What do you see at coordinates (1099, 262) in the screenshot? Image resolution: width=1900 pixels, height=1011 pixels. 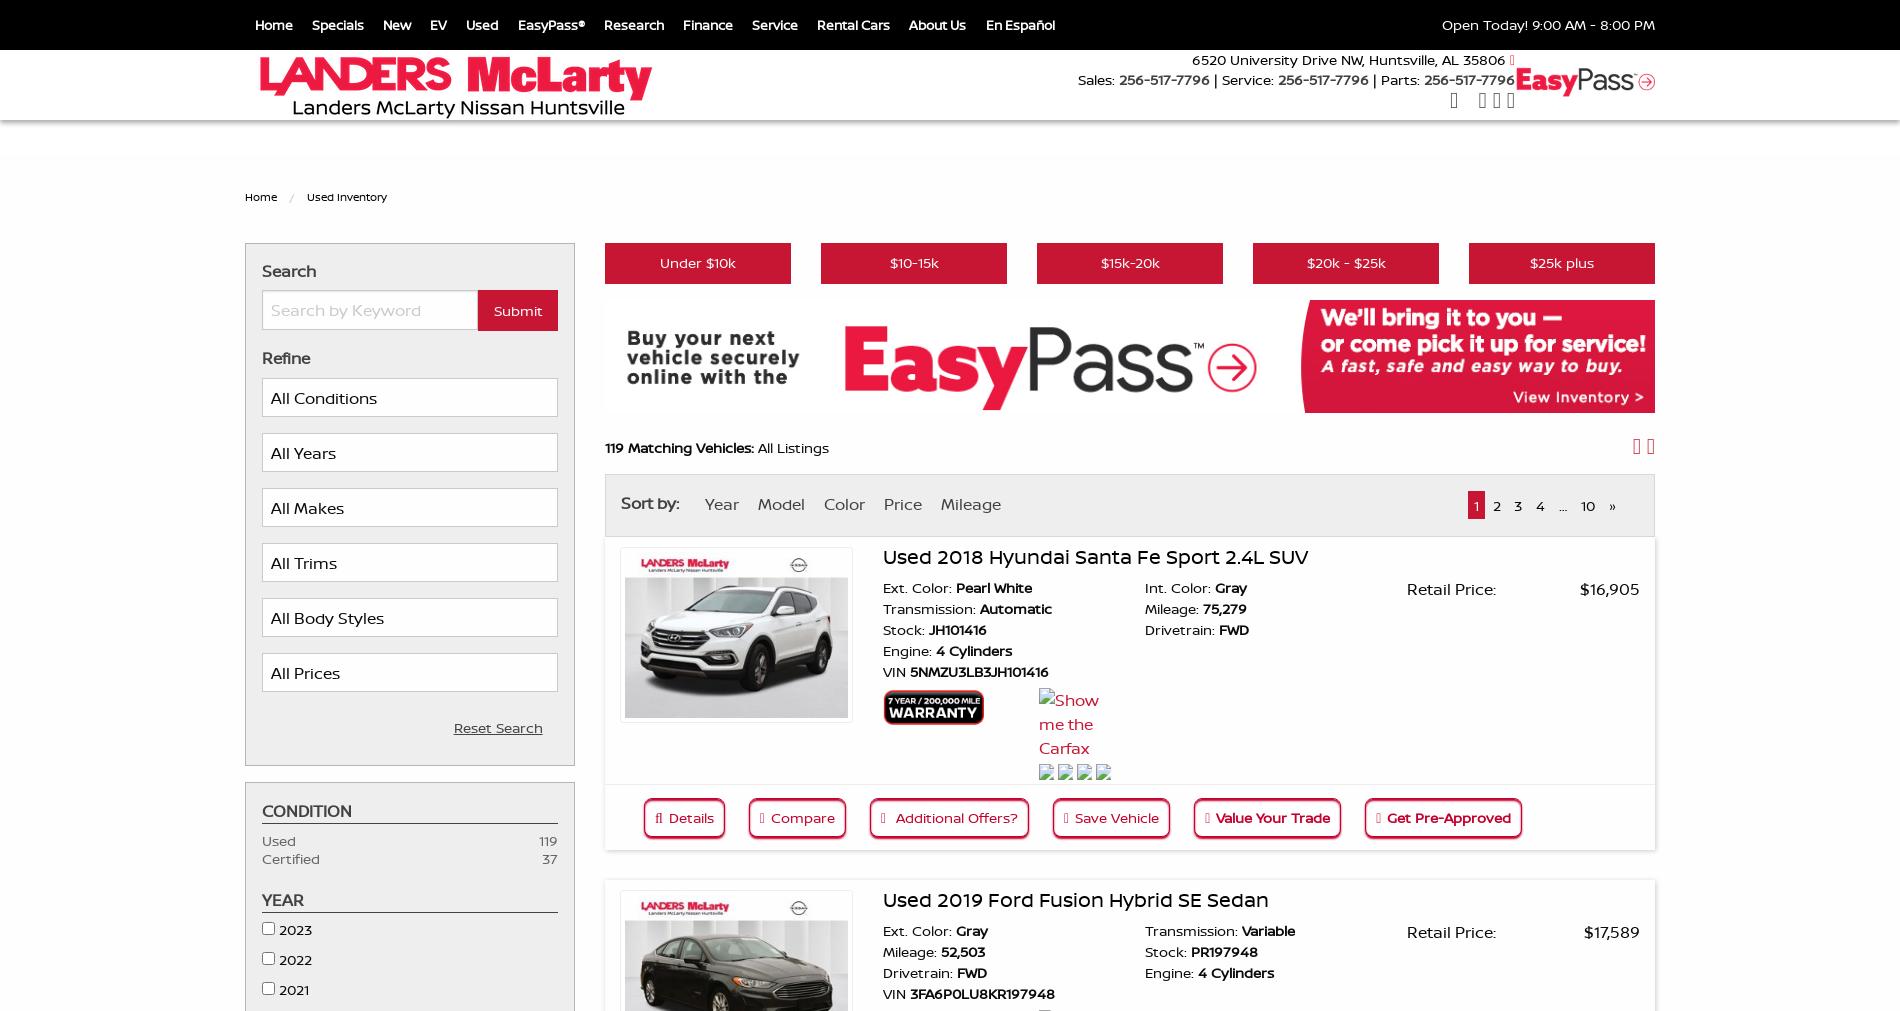 I see `'$15k-20k'` at bounding box center [1099, 262].